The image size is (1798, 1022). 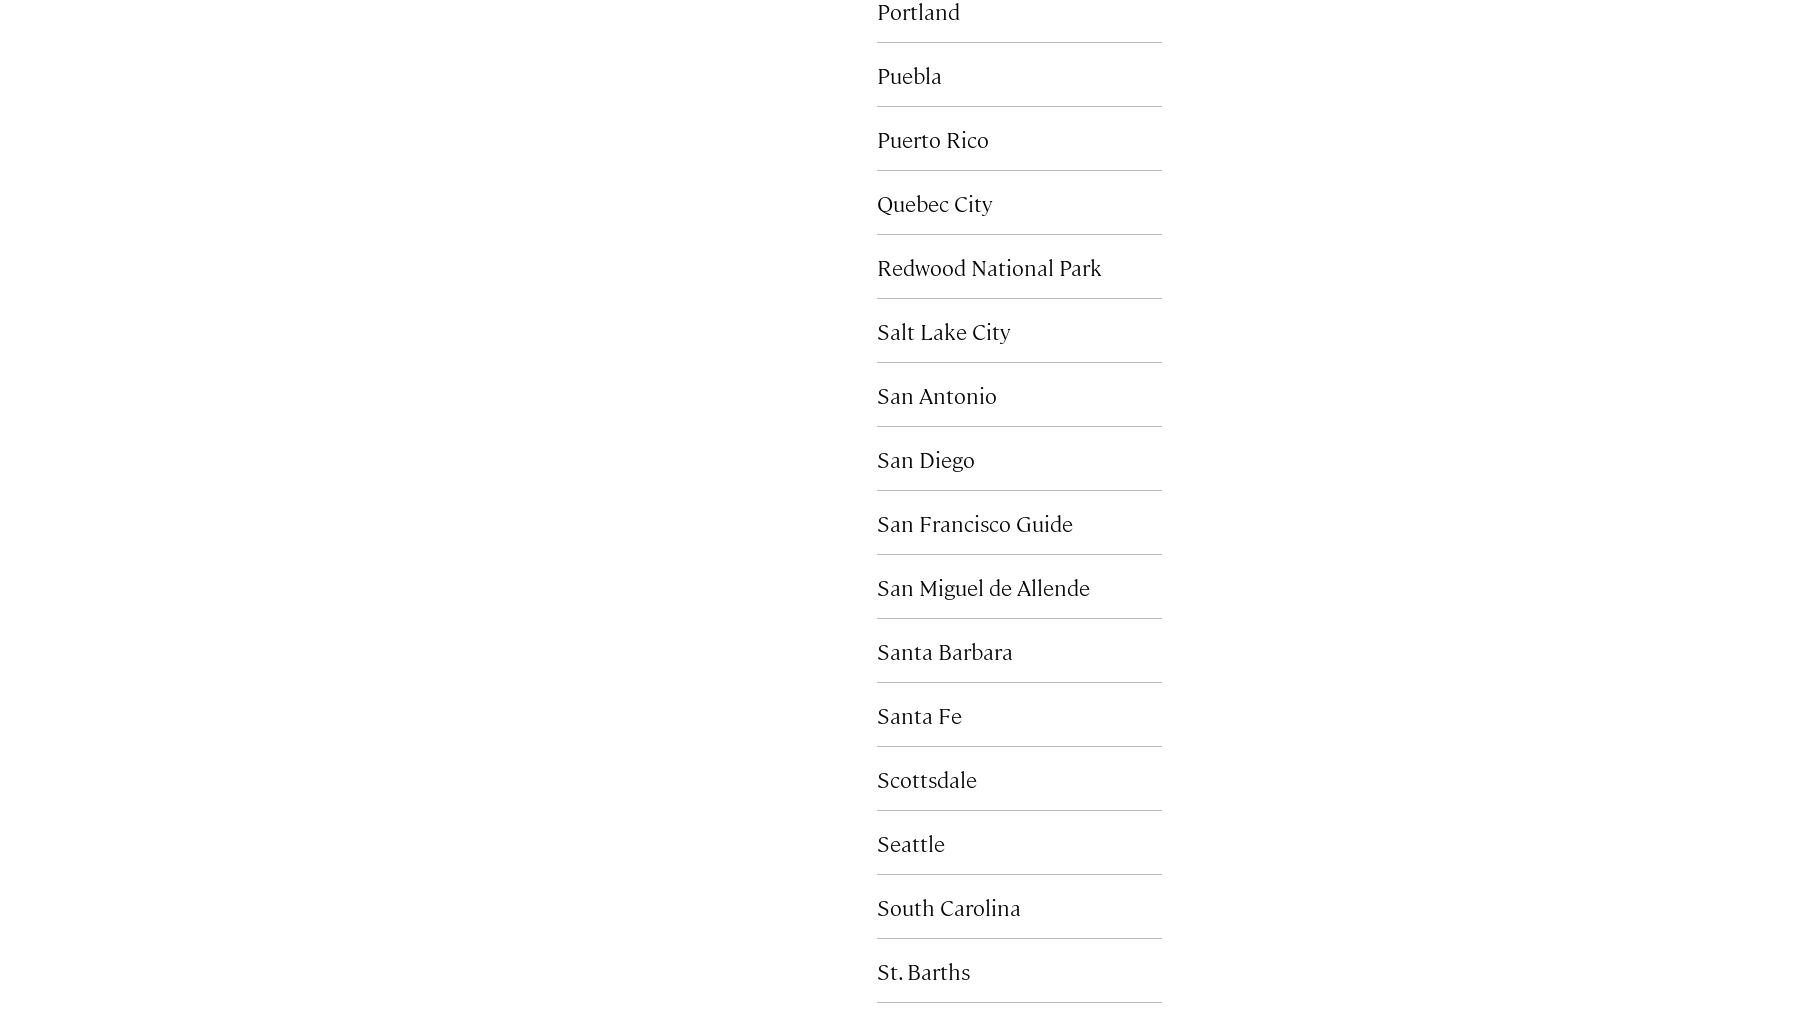 I want to click on 'Salt Lake City', so click(x=942, y=328).